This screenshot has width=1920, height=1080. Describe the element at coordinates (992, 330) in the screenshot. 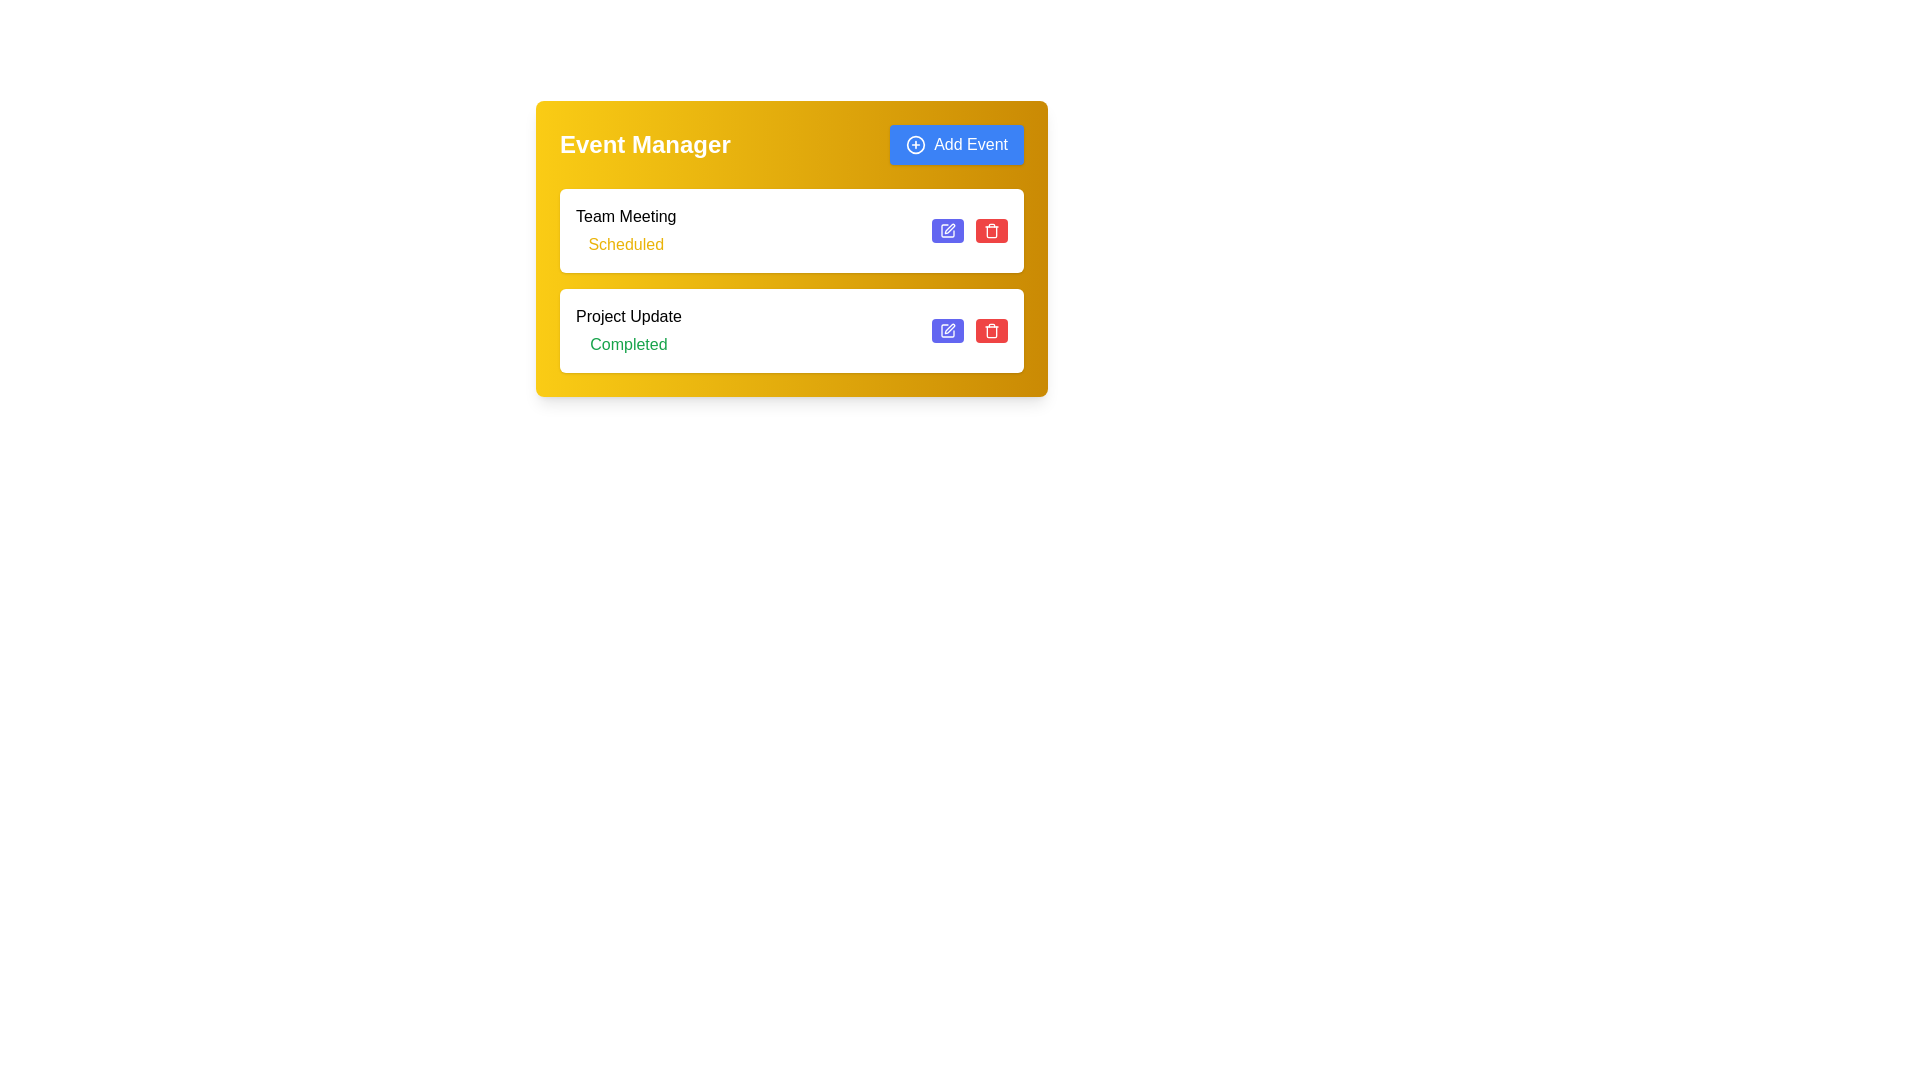

I see `the small, rounded rectangular red button with a trash bin icon located in the lower row of buttons within the 'Project Update' card to initiate the delete action` at that location.